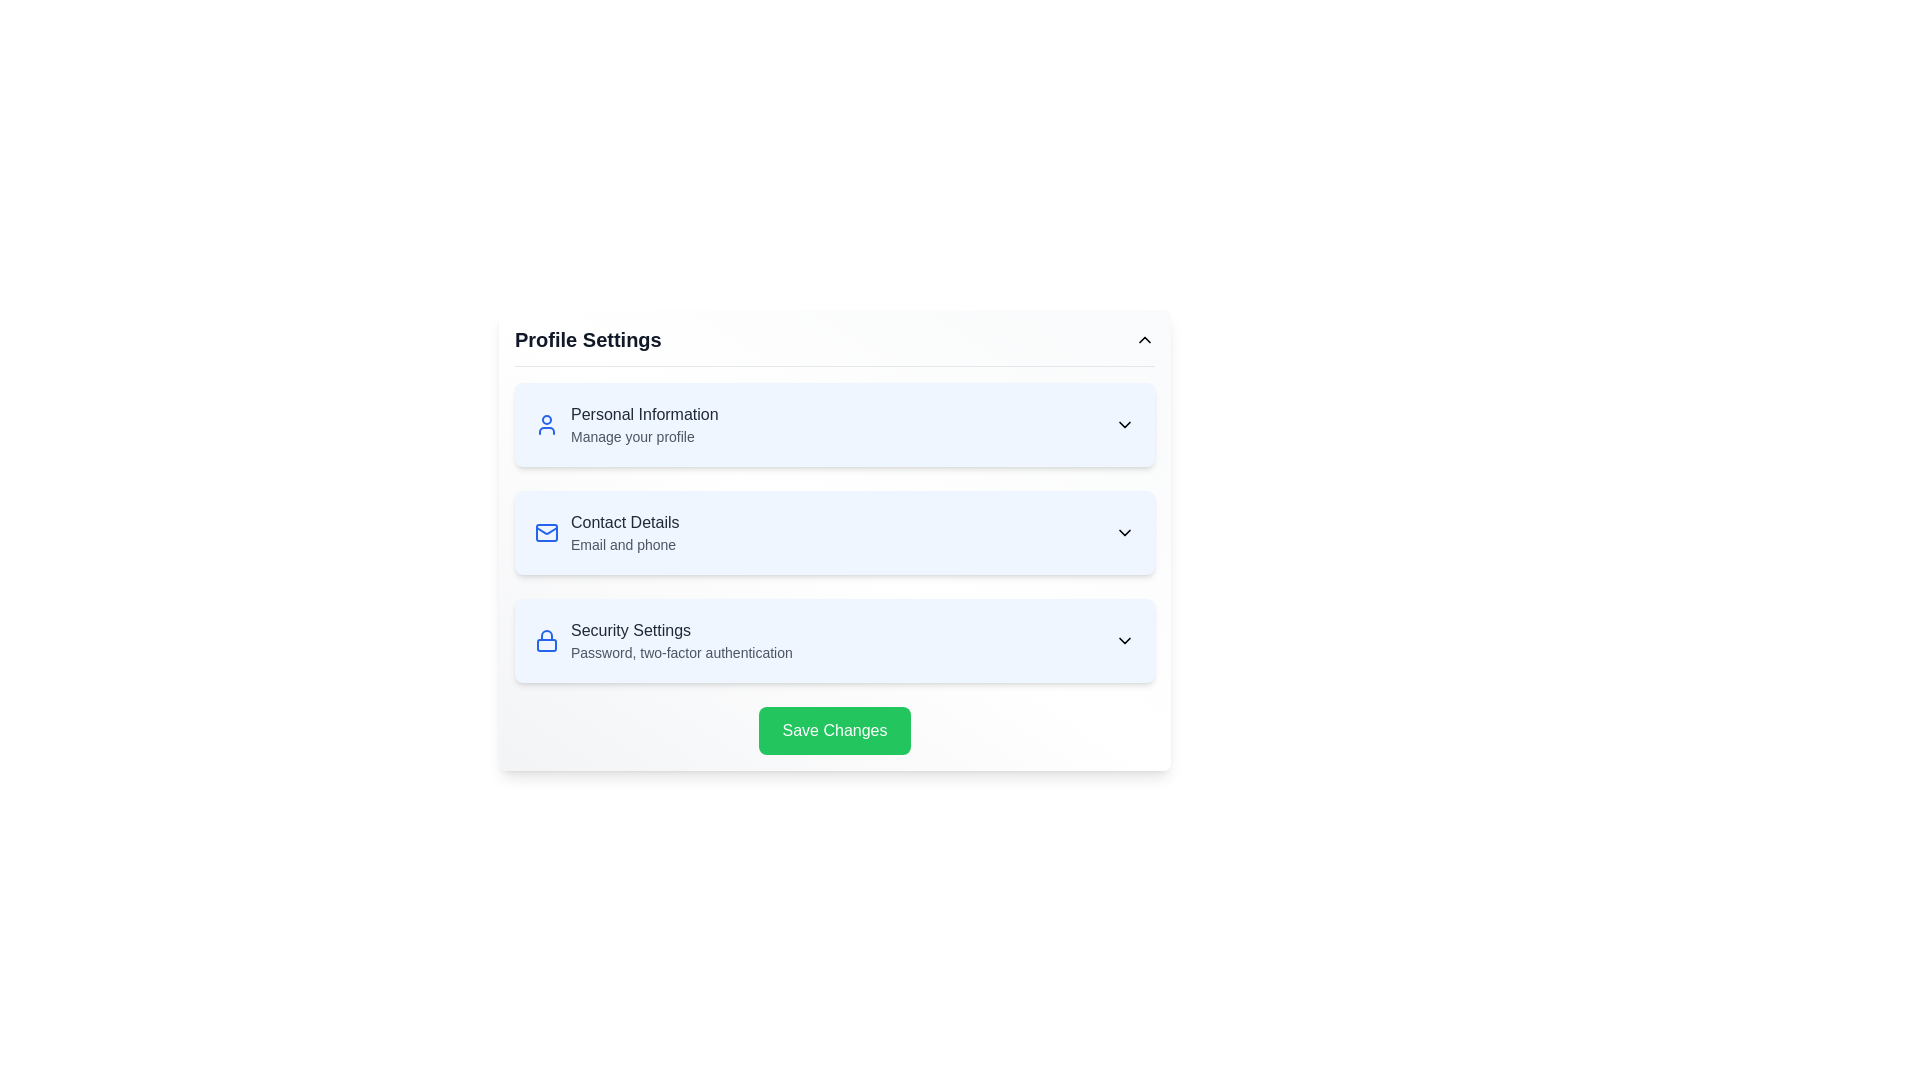  What do you see at coordinates (547, 531) in the screenshot?
I see `the blue rectangular graphic element resembling an envelope, located within the mail icon next to the 'Contact Details' section in the settings panel` at bounding box center [547, 531].